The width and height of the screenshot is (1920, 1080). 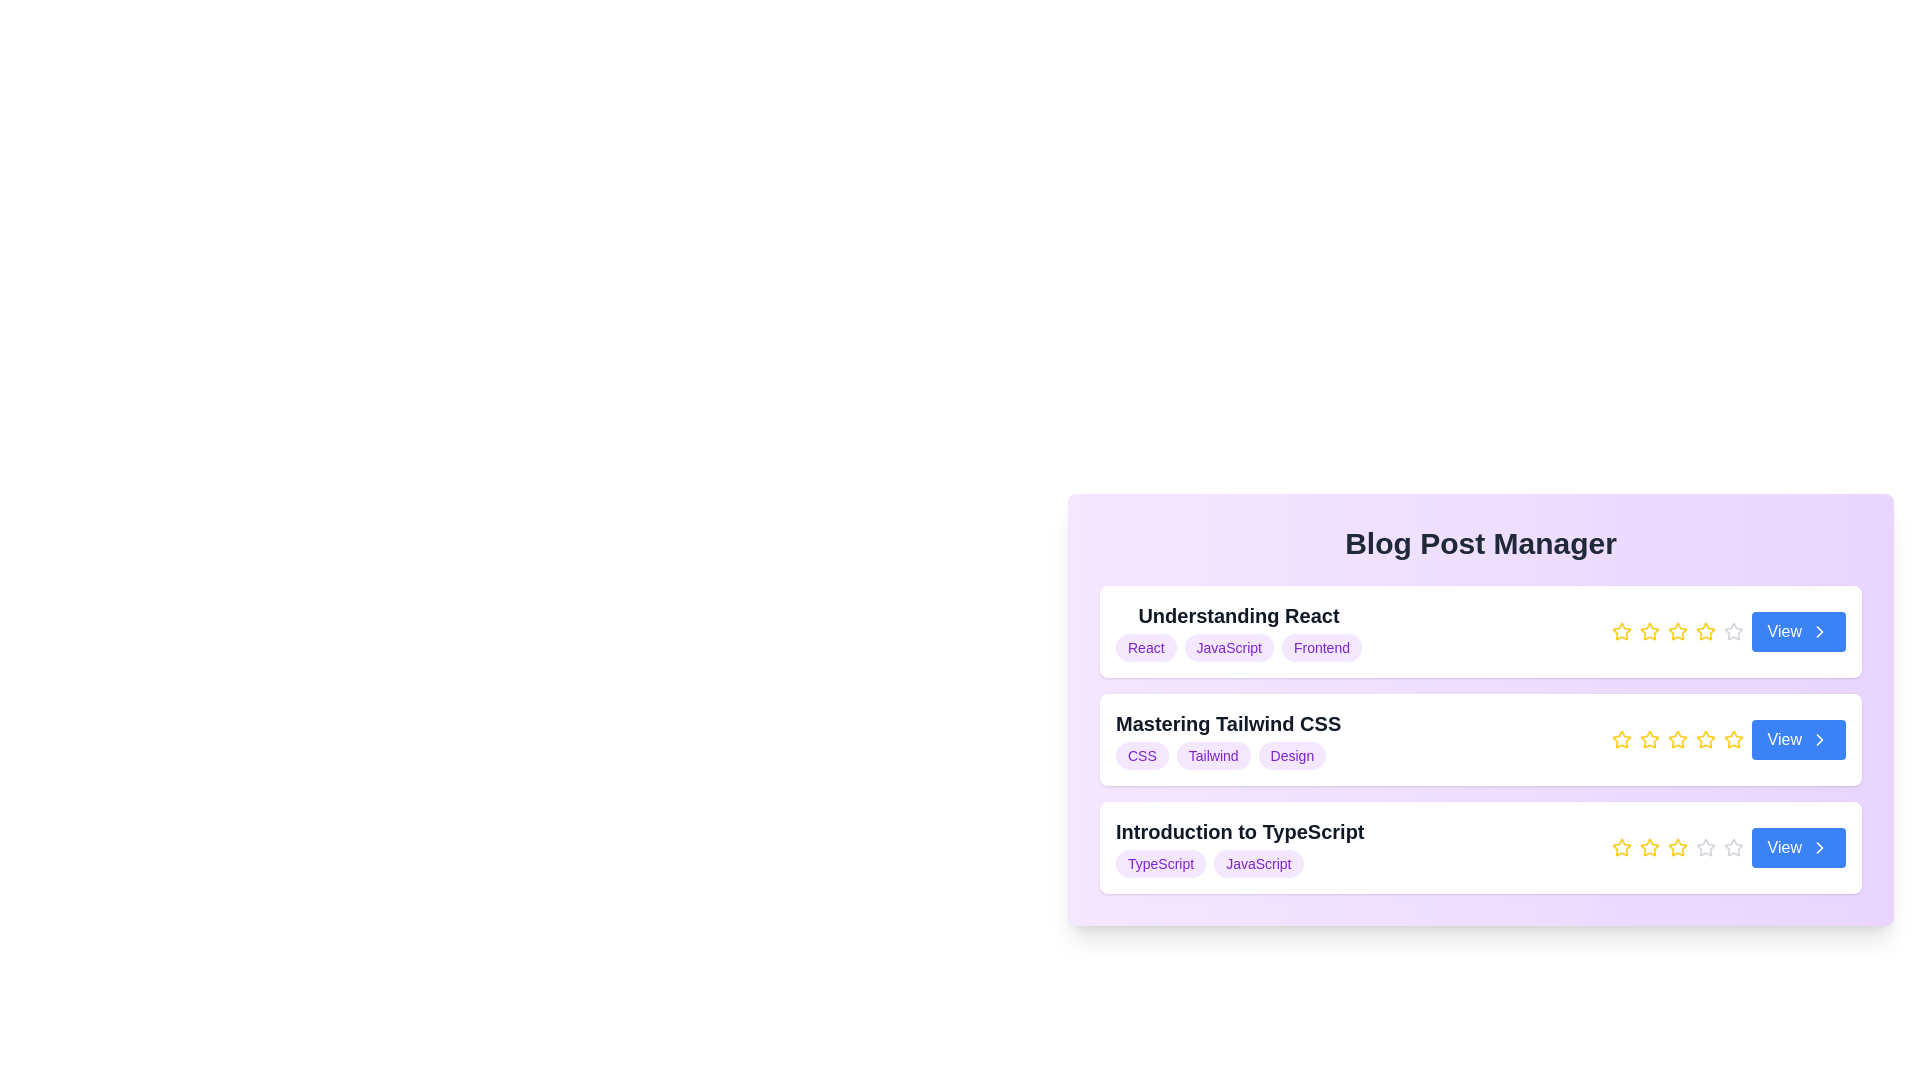 I want to click on the third star in the rating system for the 'Mastering Tailwind CSS' entry to provide user feedback, so click(x=1649, y=740).